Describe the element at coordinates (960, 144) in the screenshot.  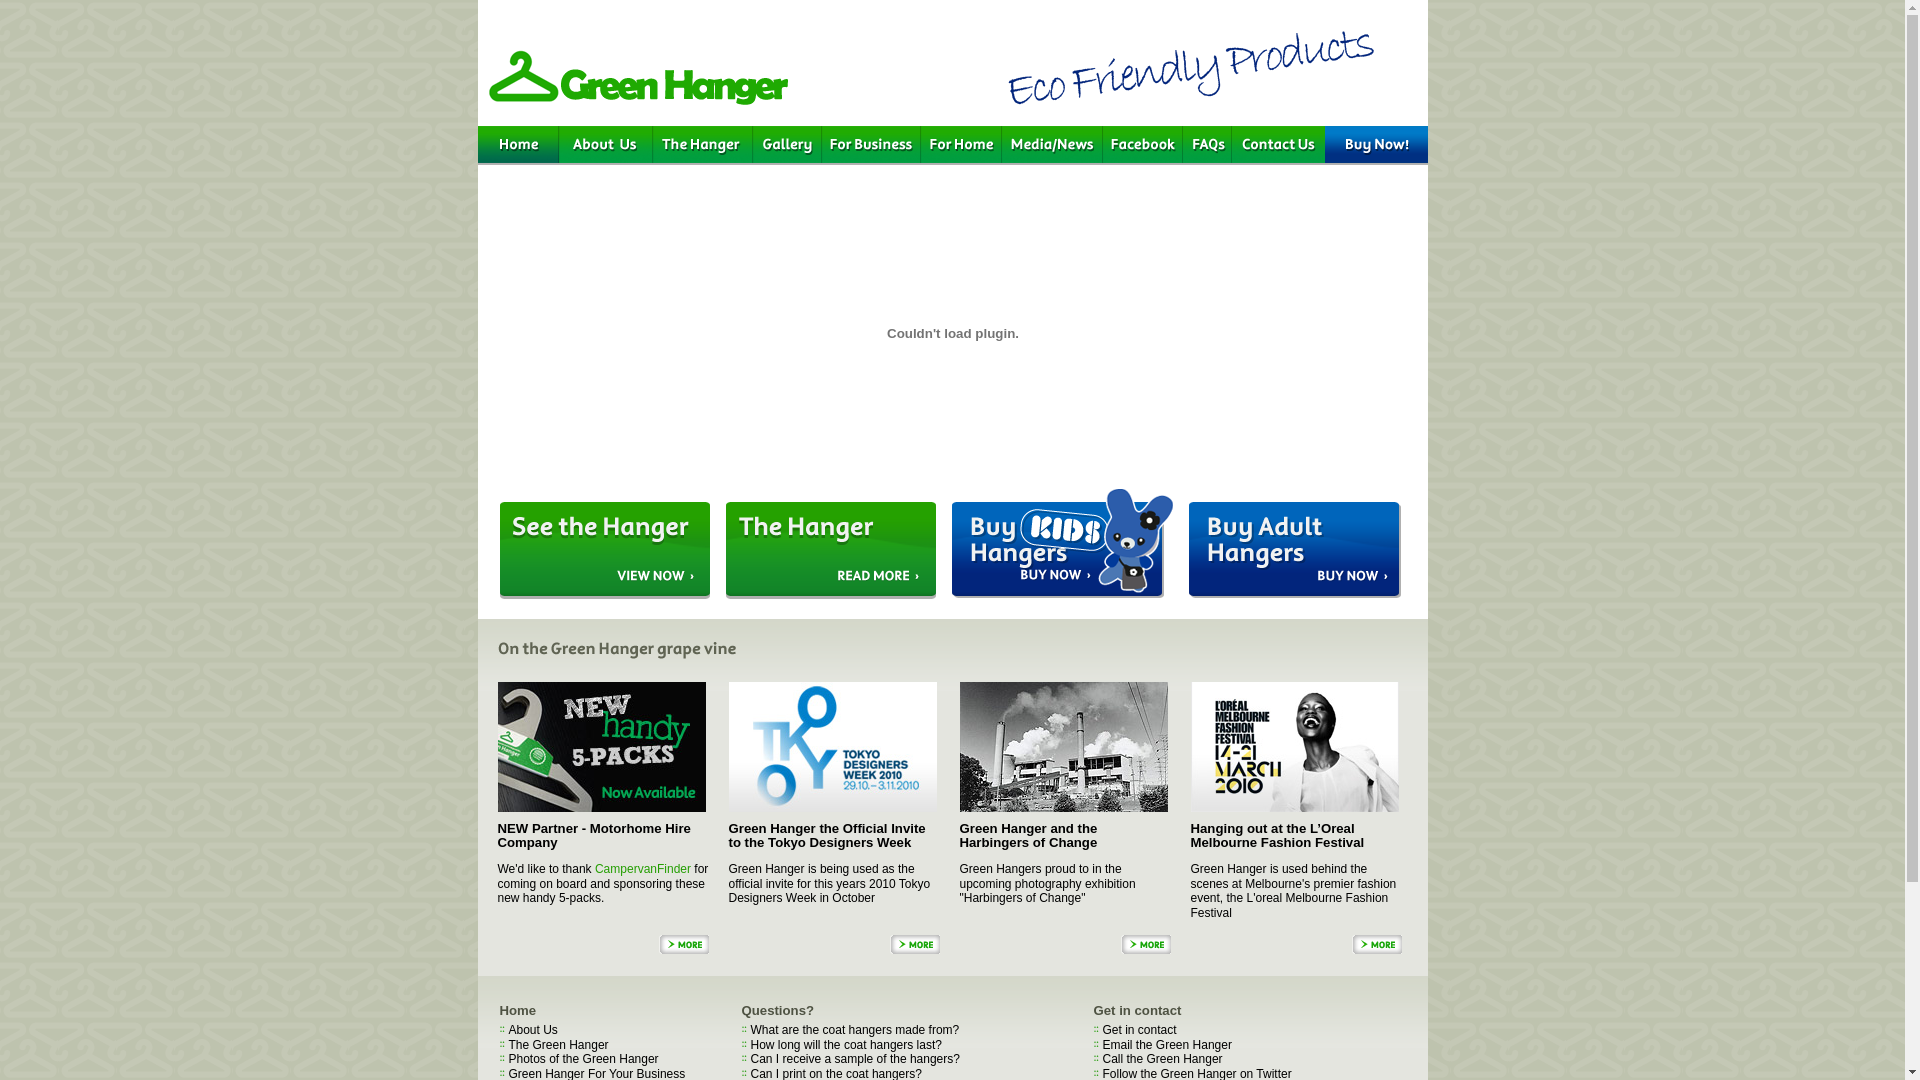
I see `'For Home'` at that location.